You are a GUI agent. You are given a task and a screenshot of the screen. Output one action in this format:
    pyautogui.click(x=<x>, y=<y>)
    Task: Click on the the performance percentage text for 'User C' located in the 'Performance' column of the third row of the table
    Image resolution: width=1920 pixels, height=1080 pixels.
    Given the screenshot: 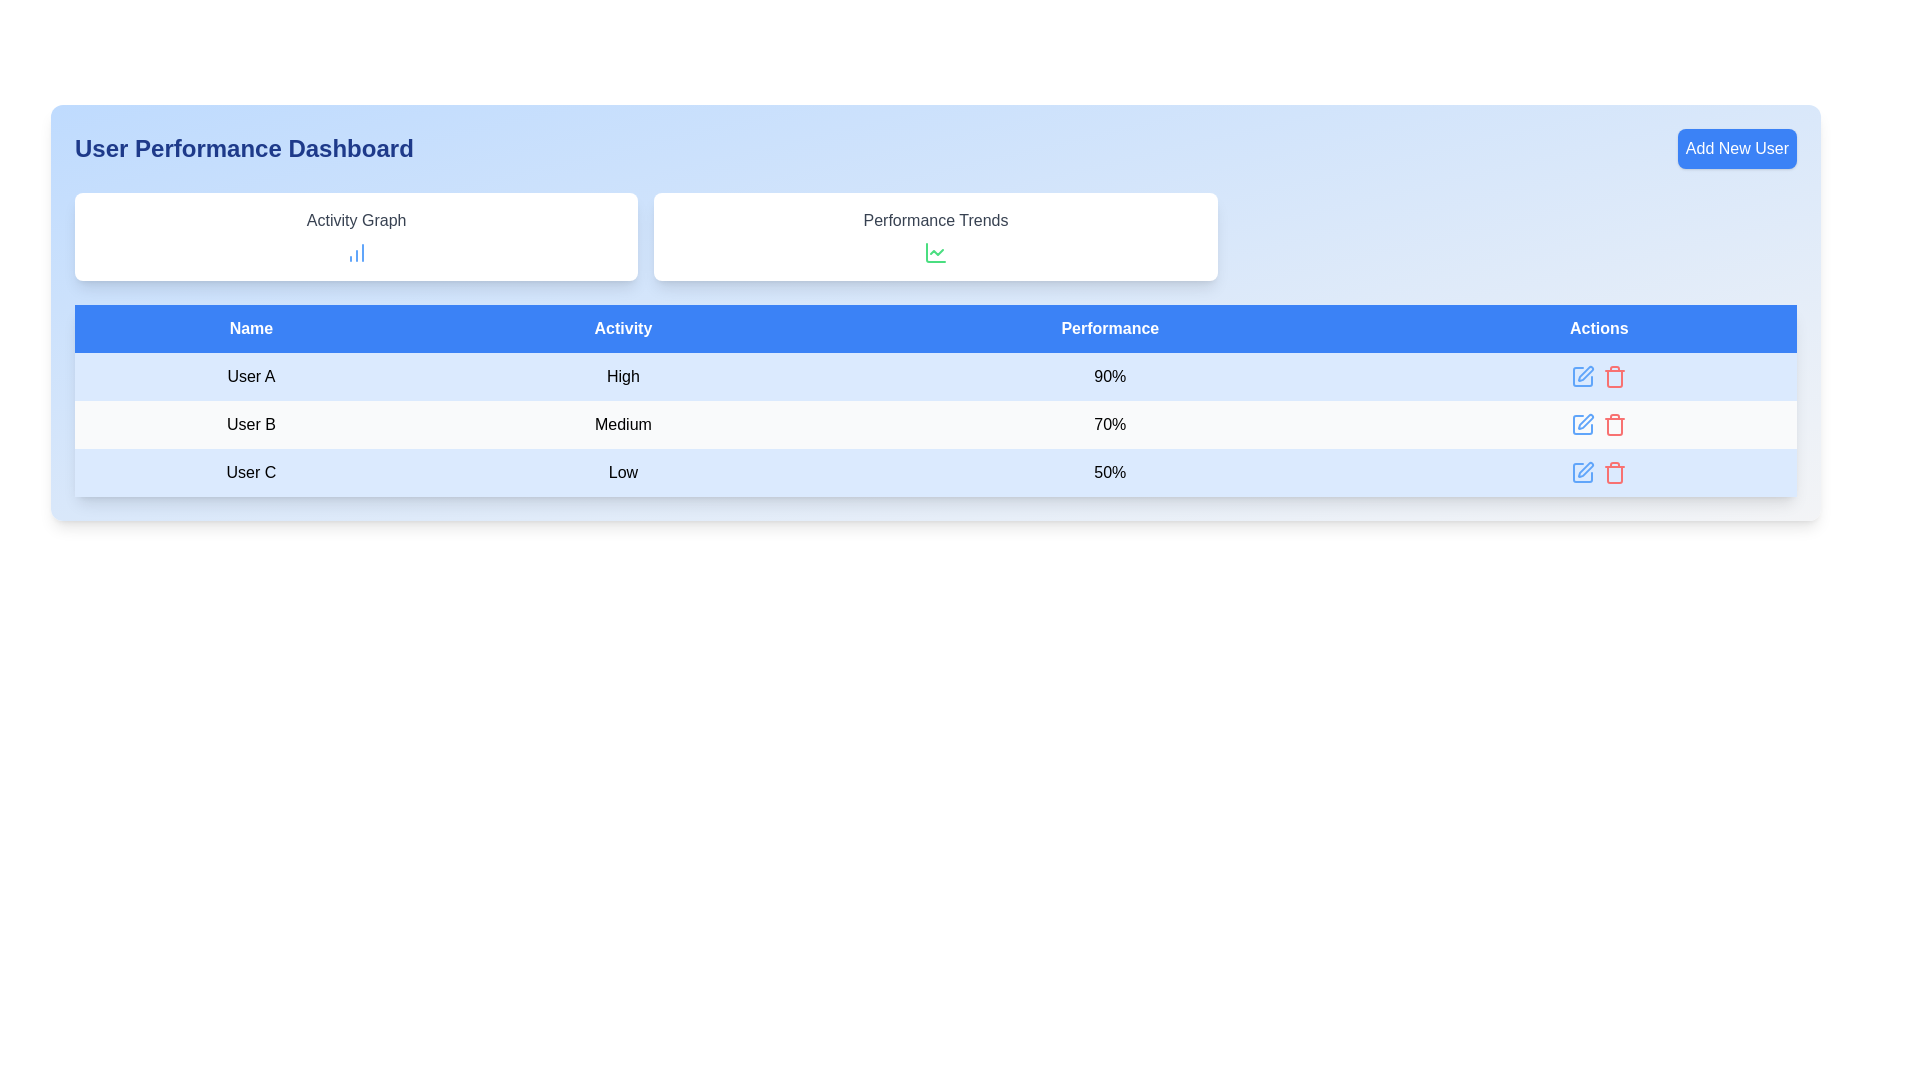 What is the action you would take?
    pyautogui.click(x=1109, y=473)
    